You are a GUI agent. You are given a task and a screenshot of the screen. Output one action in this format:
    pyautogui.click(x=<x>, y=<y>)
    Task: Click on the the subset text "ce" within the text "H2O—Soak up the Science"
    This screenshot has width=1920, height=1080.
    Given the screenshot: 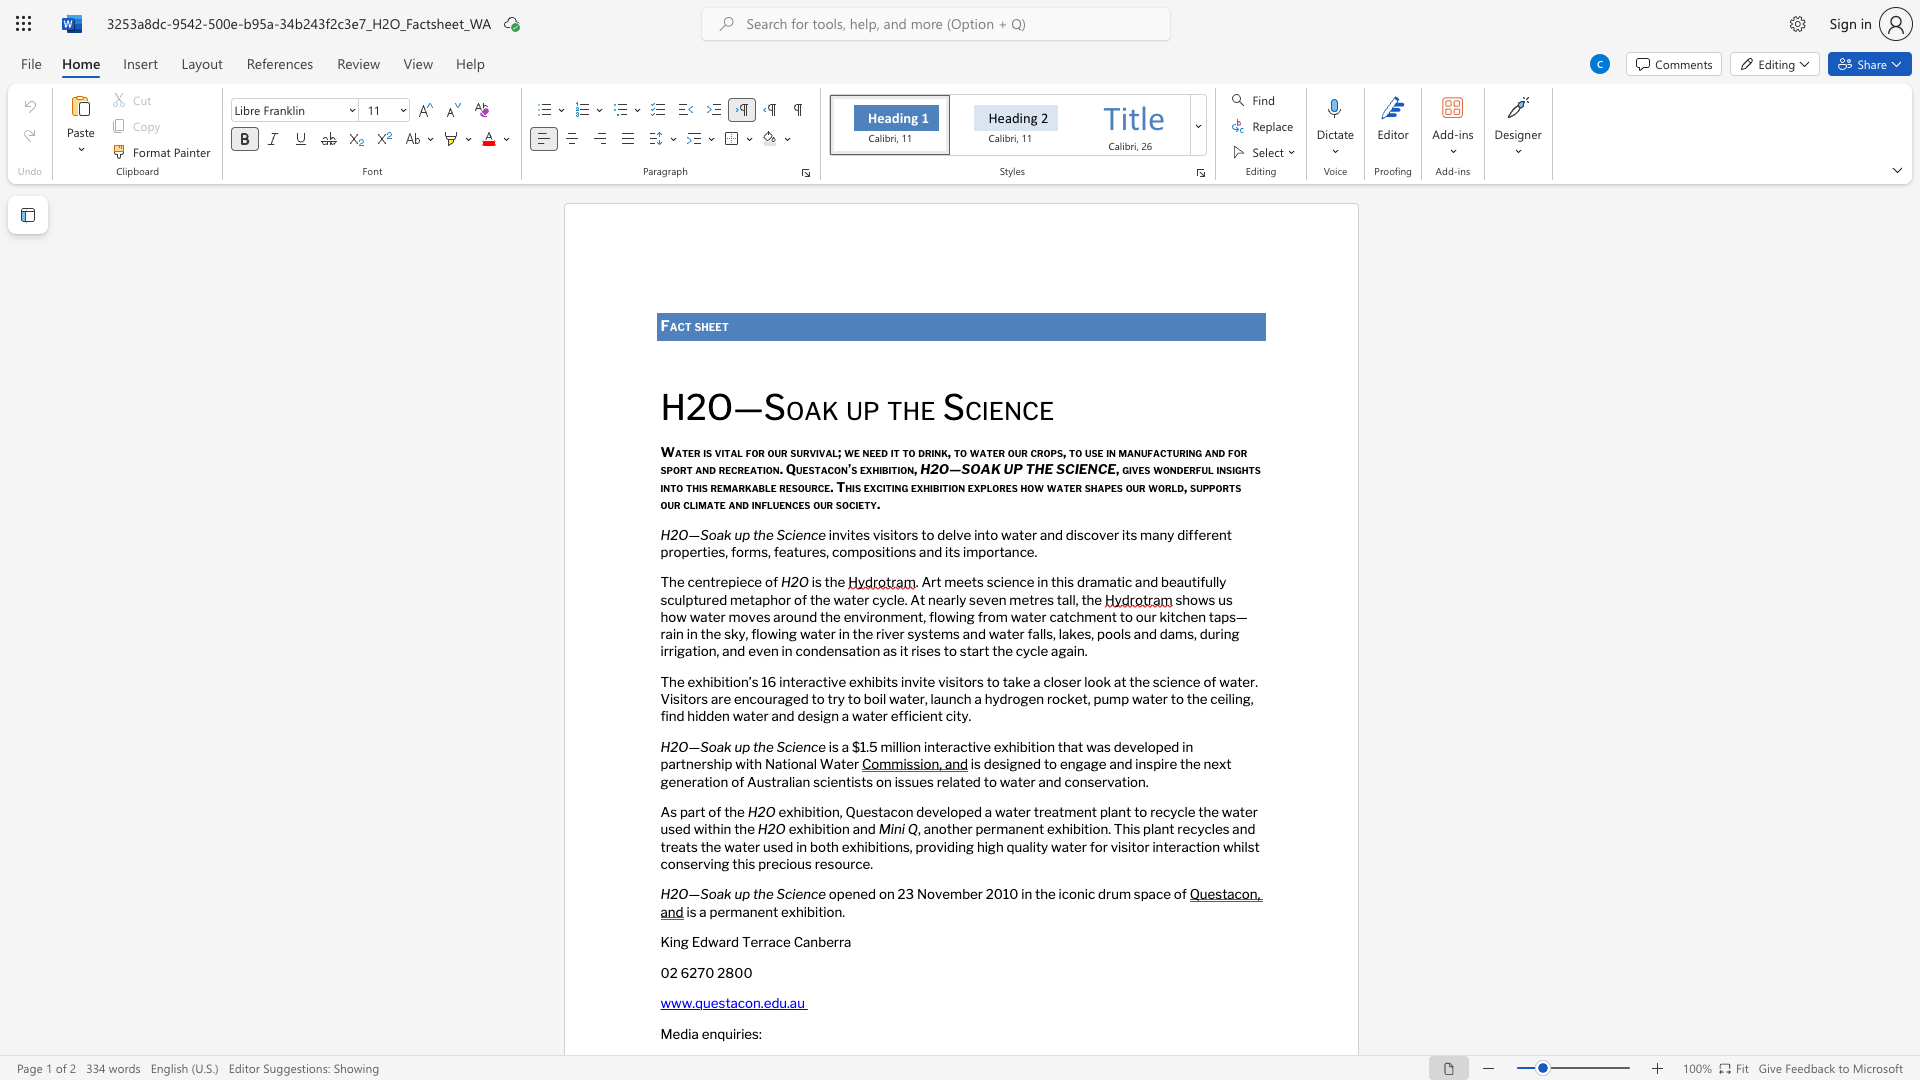 What is the action you would take?
    pyautogui.click(x=1022, y=406)
    